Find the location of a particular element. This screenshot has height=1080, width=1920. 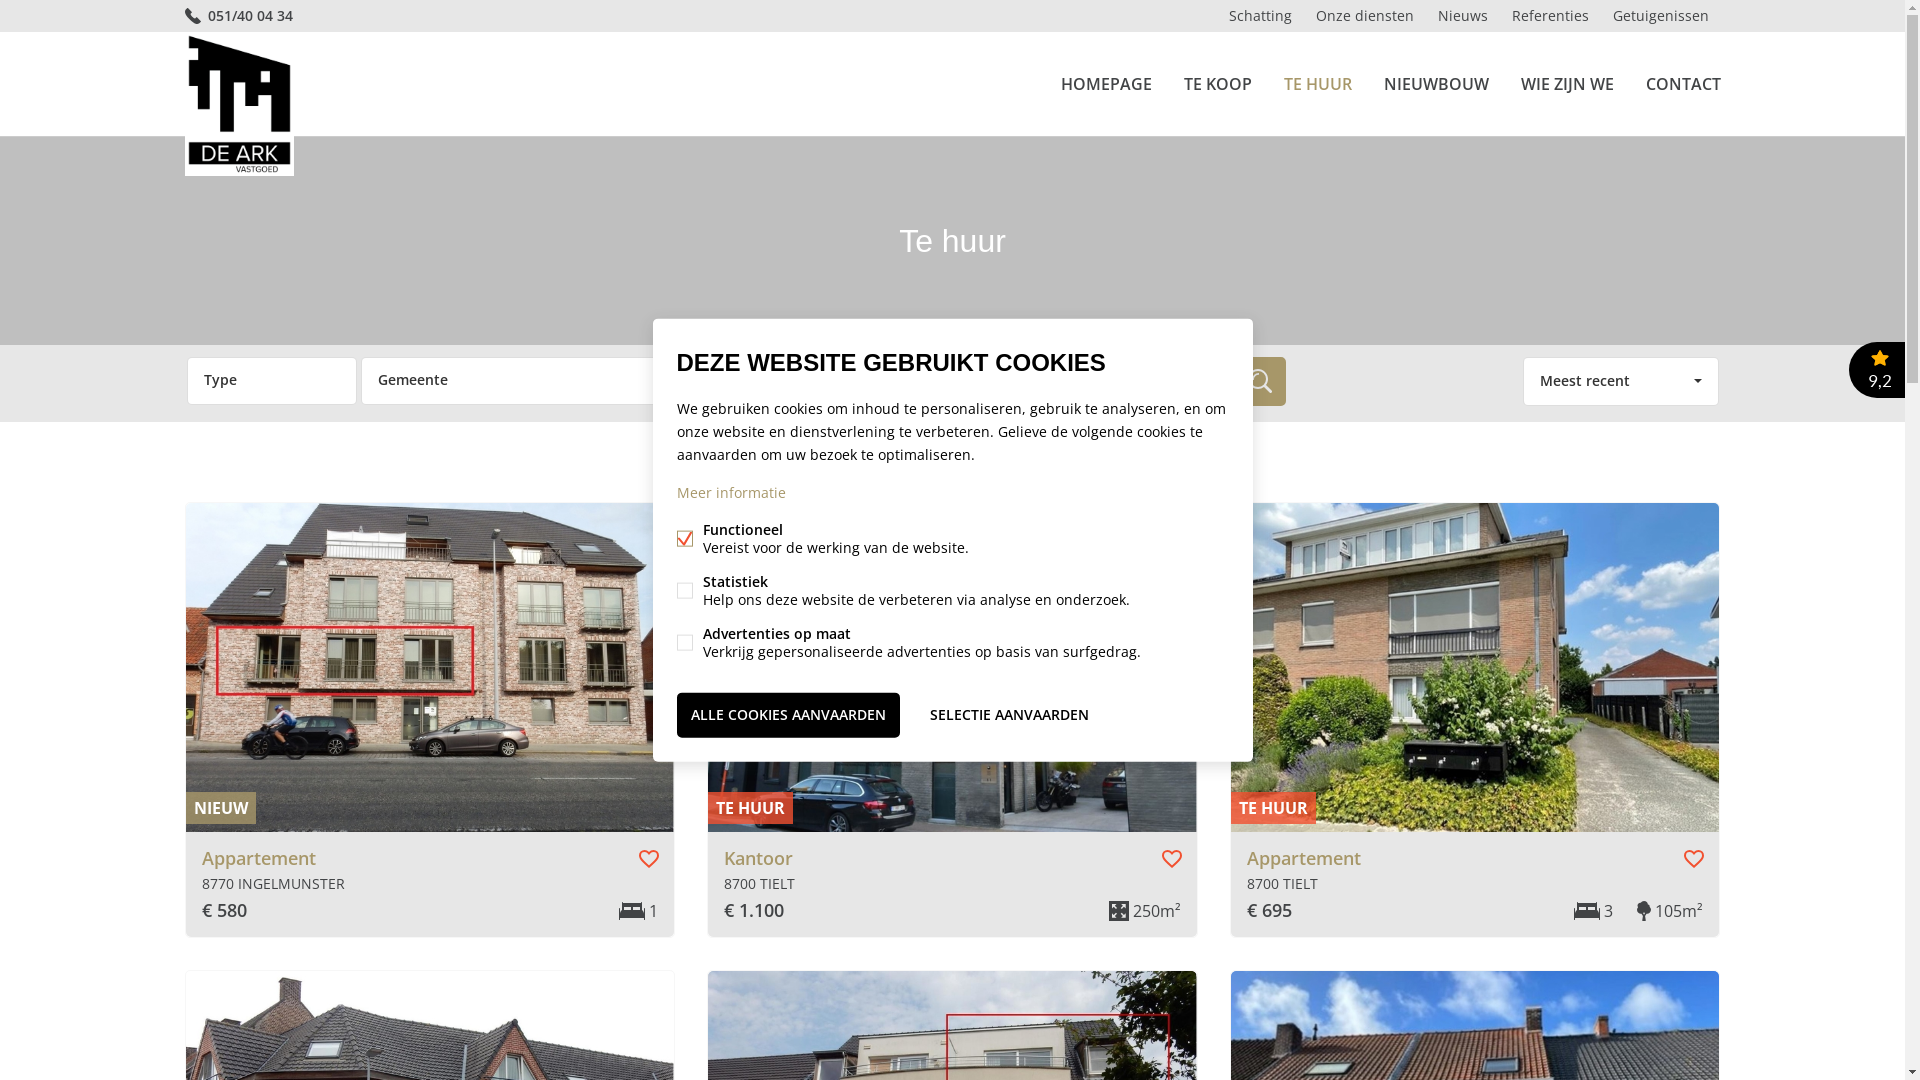

'Nieuws' is located at coordinates (1463, 15).